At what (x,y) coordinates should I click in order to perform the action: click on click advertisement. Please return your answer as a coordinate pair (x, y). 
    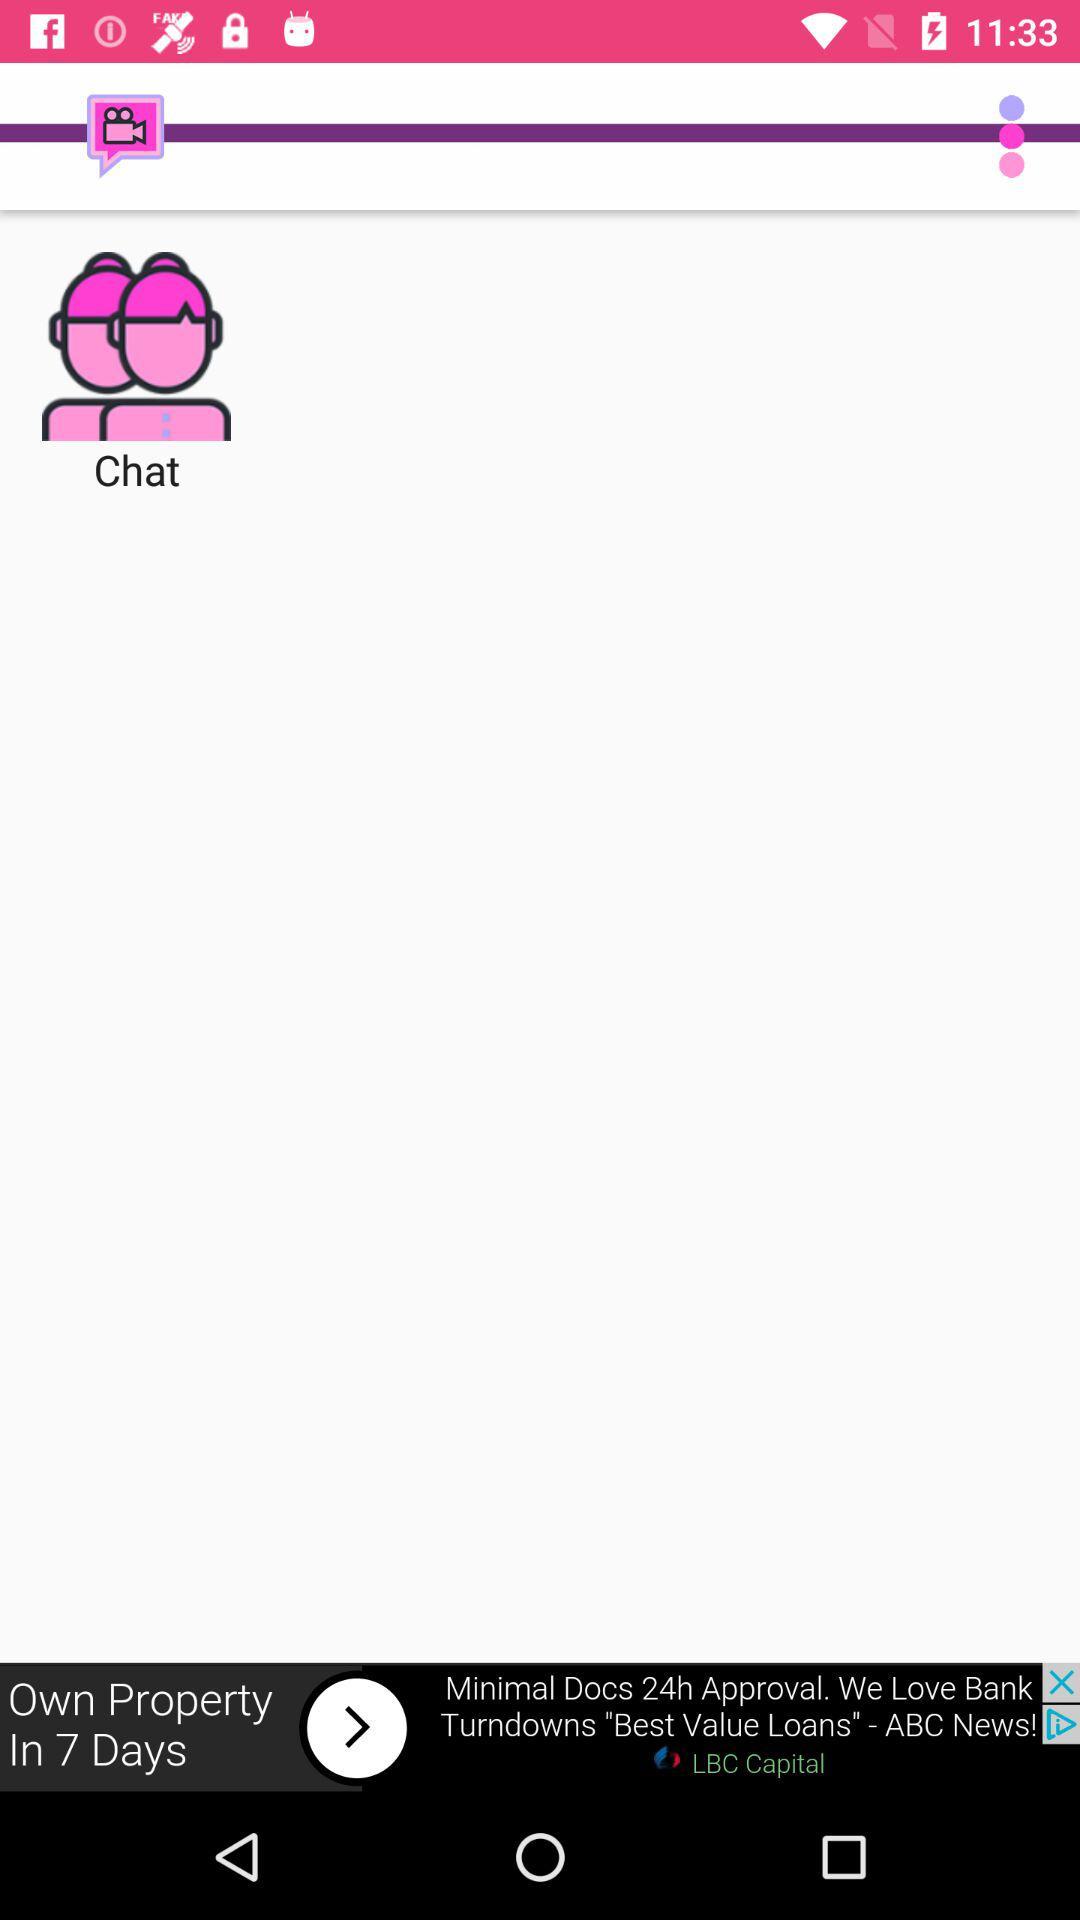
    Looking at the image, I should click on (540, 1727).